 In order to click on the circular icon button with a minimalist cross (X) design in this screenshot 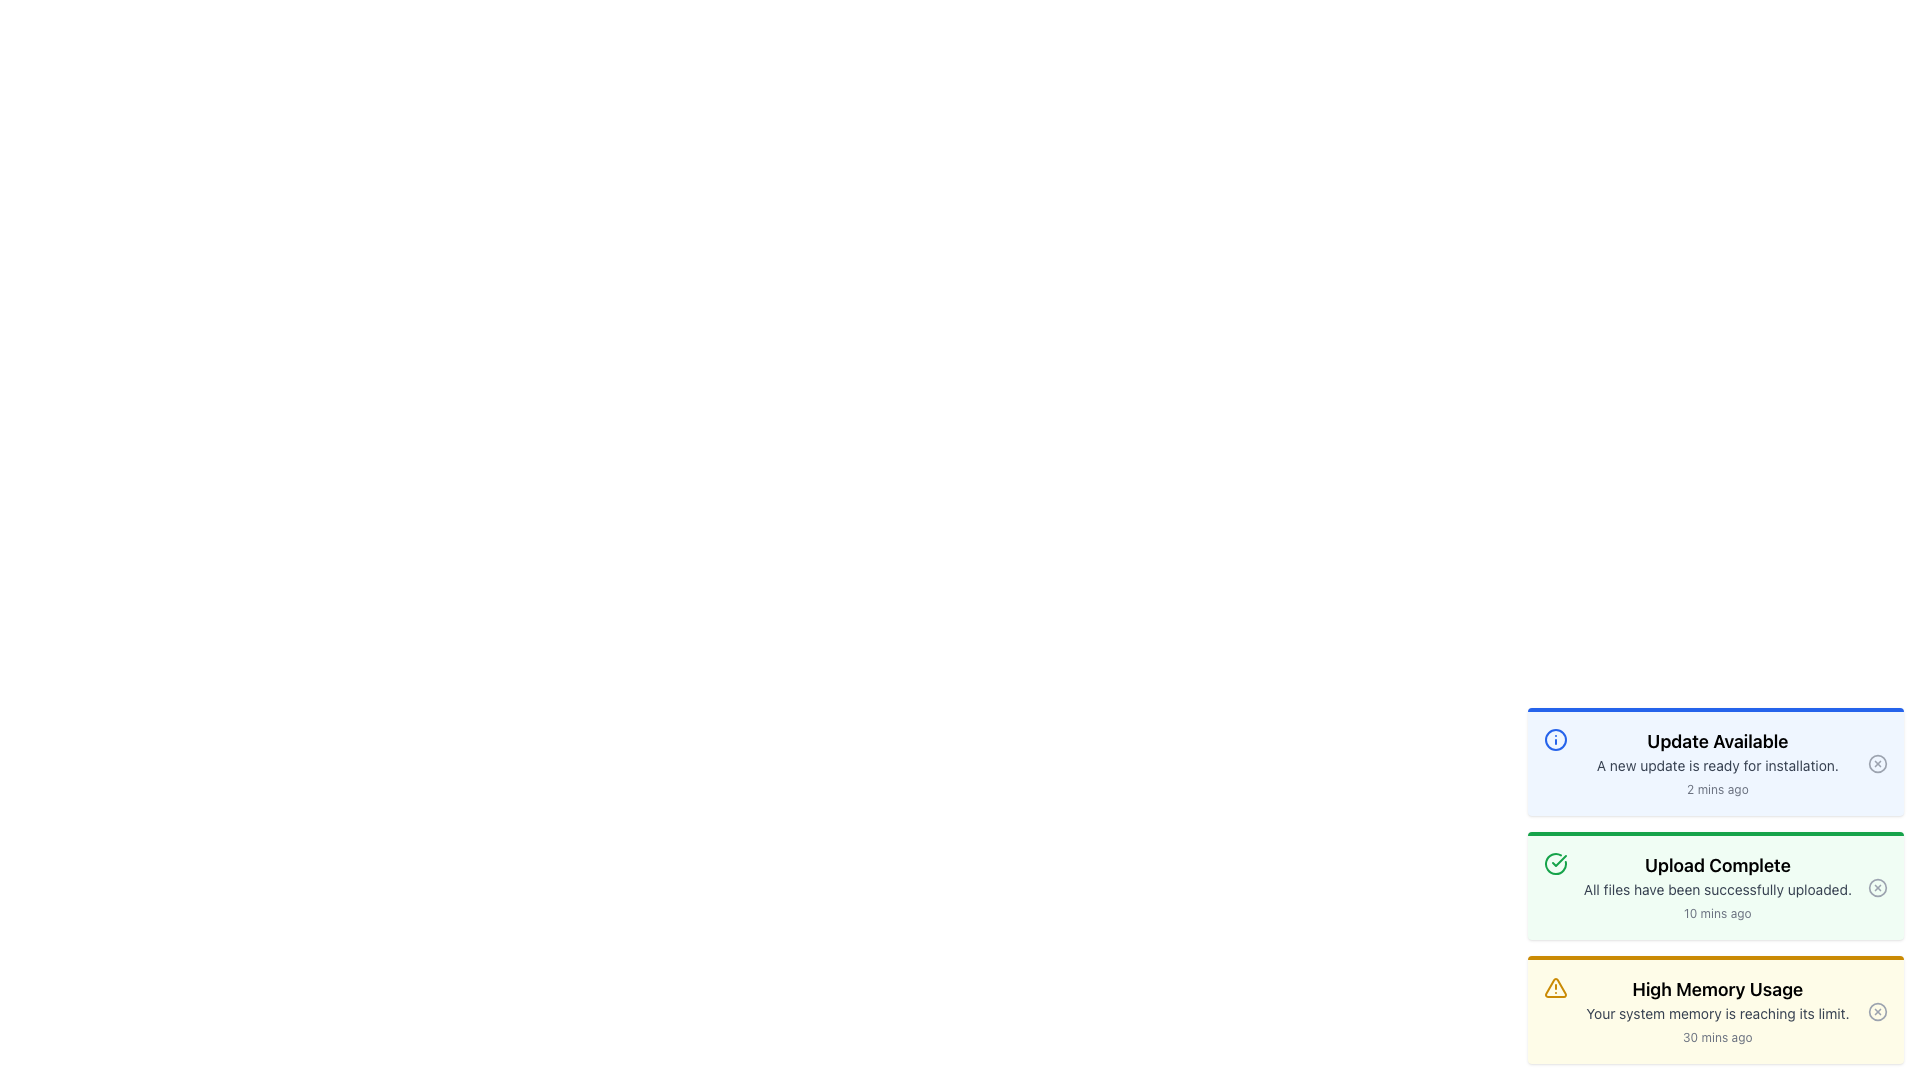, I will do `click(1876, 886)`.